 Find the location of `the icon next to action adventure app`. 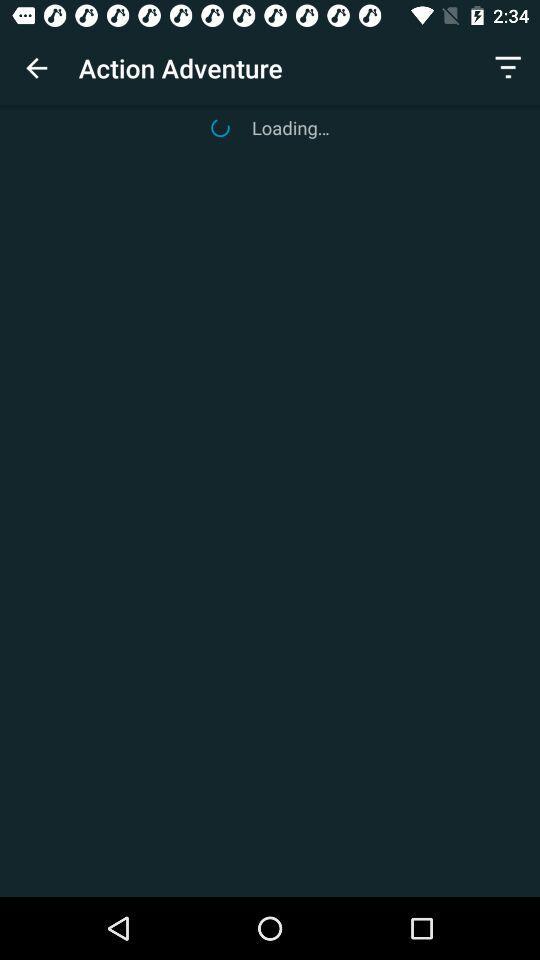

the icon next to action adventure app is located at coordinates (36, 68).